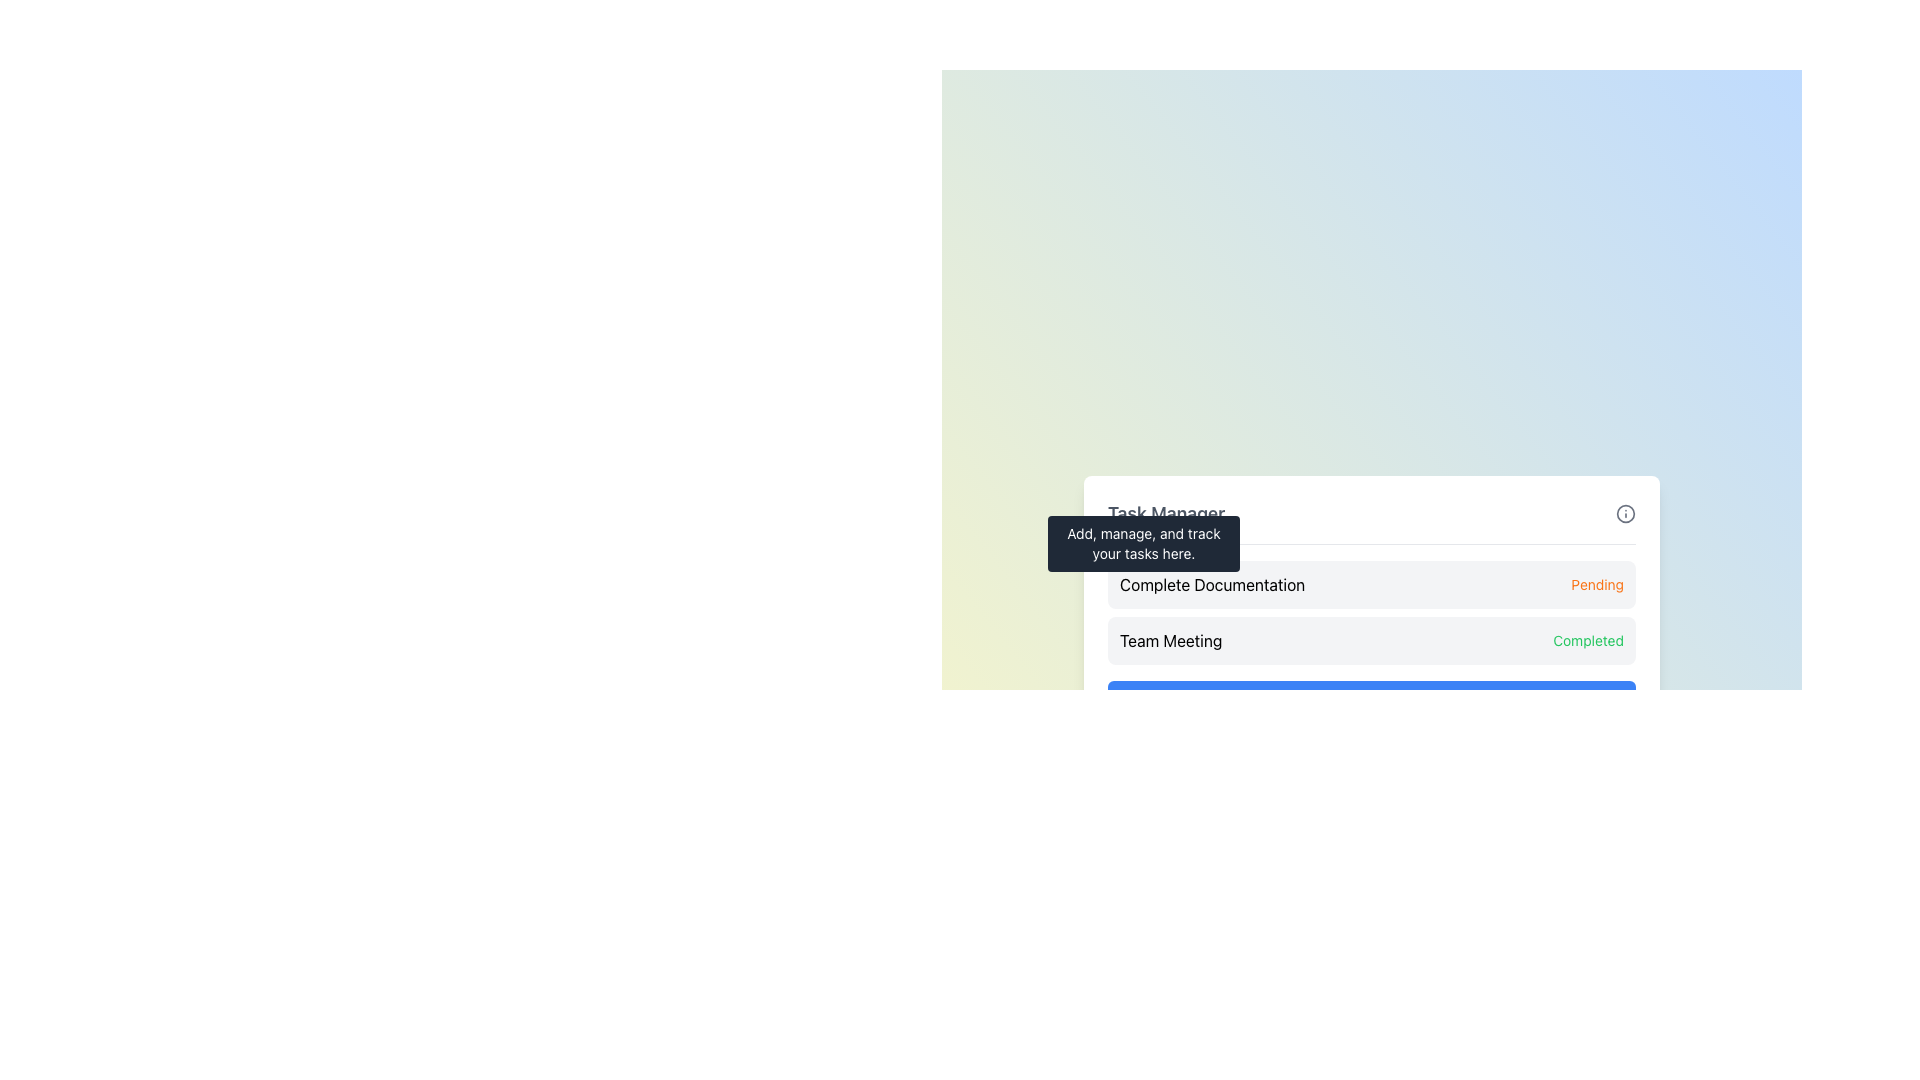 This screenshot has width=1920, height=1080. I want to click on the 'Team Meeting' text label which indicates the task in the task listing panel, so click(1171, 640).